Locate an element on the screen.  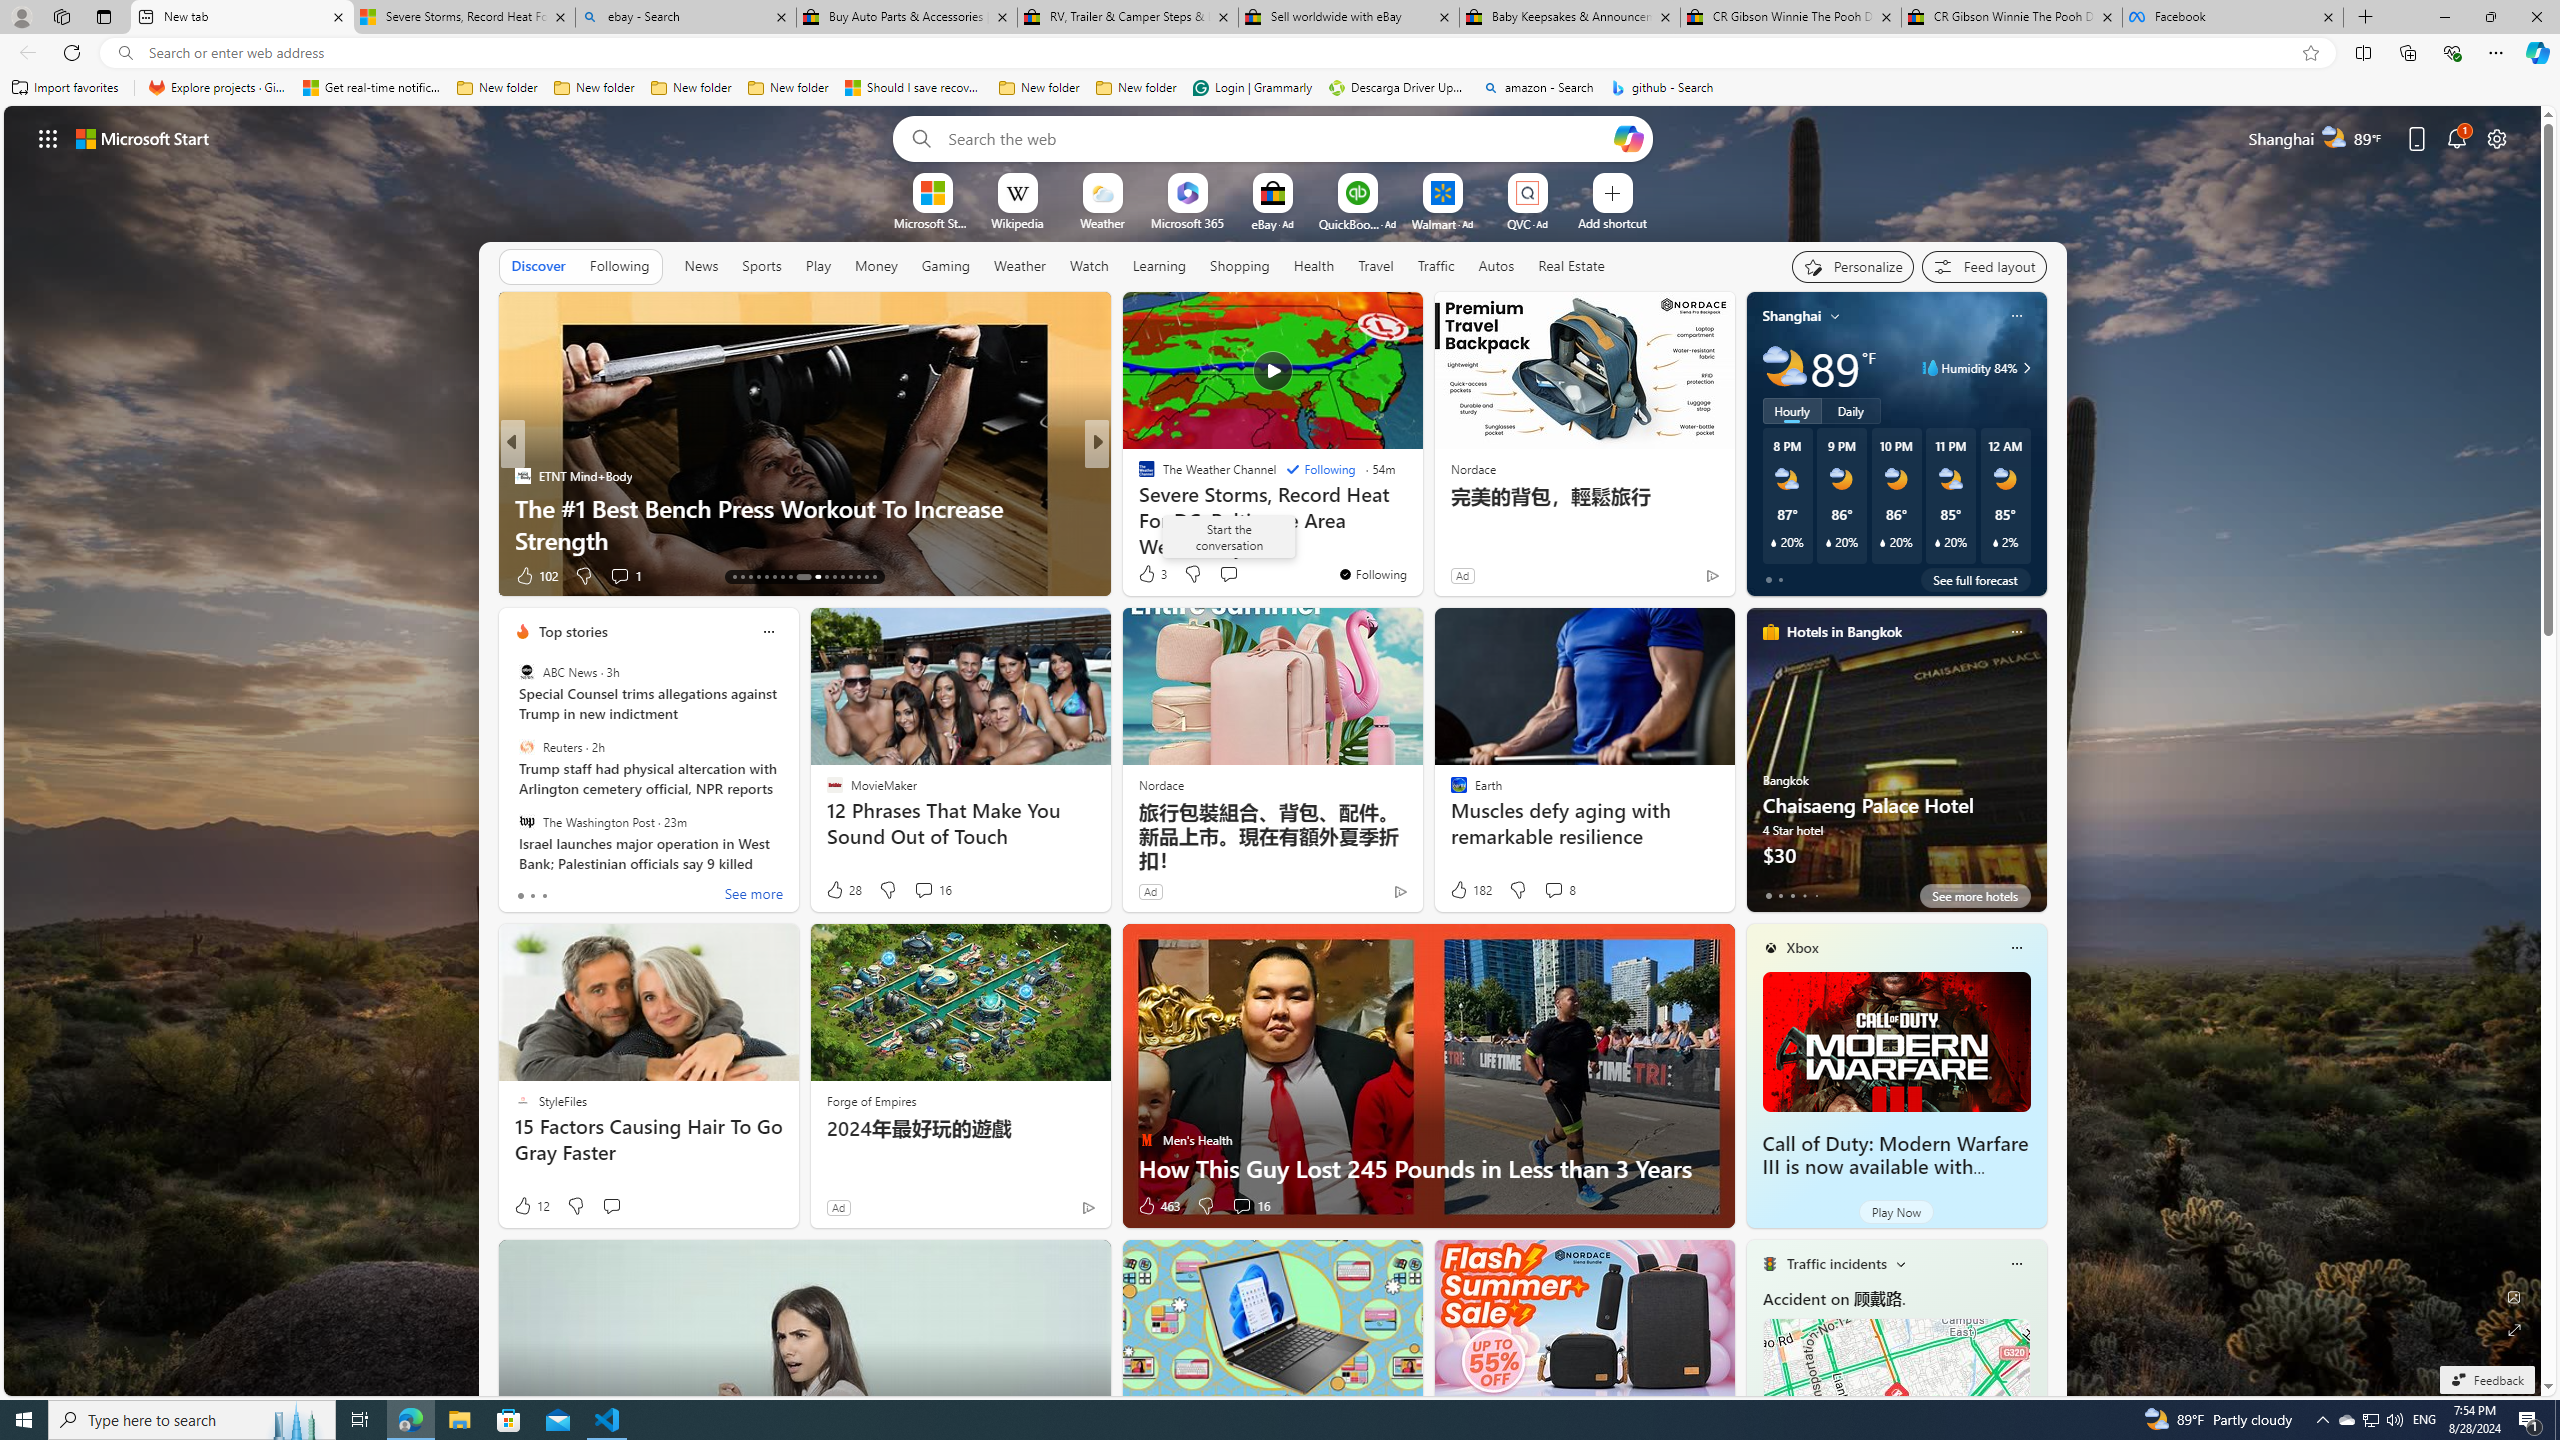
'hotels-header-icon' is located at coordinates (1769, 631).